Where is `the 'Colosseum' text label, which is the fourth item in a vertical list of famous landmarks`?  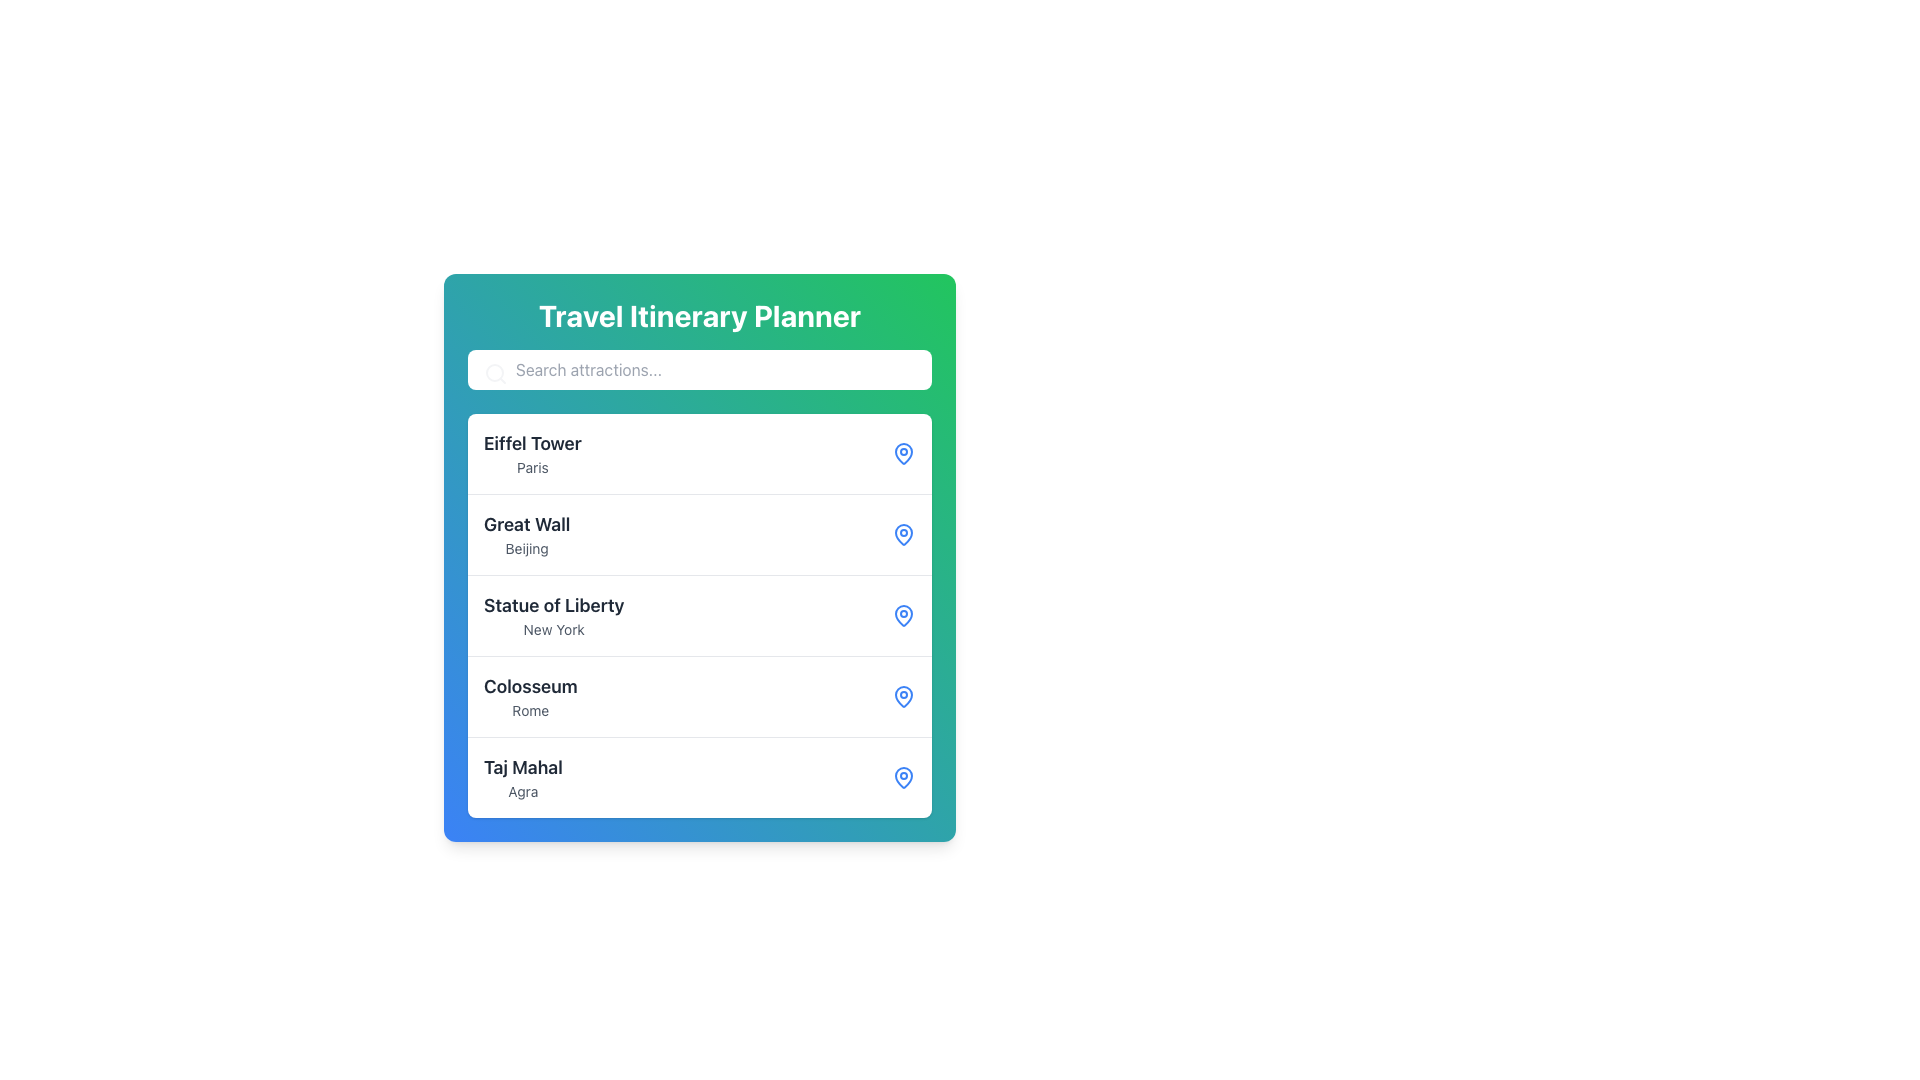
the 'Colosseum' text label, which is the fourth item in a vertical list of famous landmarks is located at coordinates (530, 696).